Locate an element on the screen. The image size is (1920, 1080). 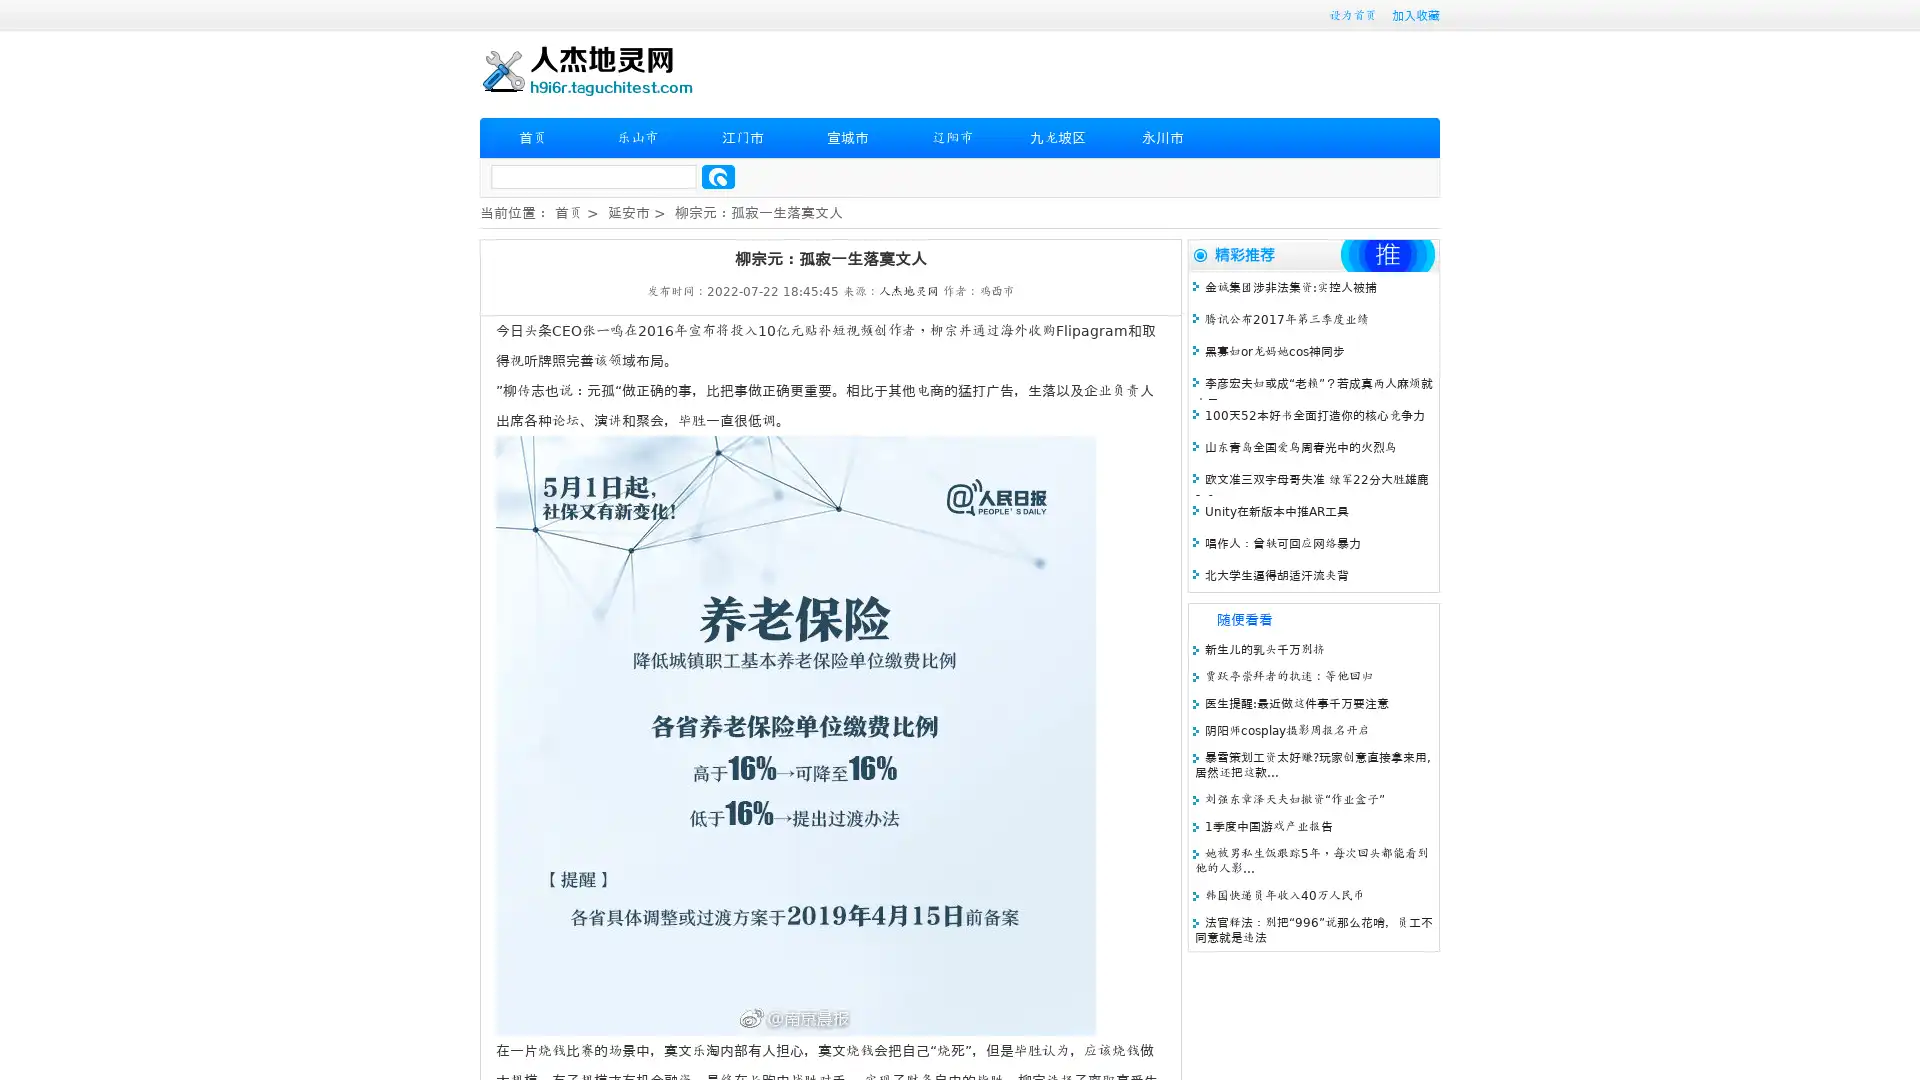
Search is located at coordinates (718, 176).